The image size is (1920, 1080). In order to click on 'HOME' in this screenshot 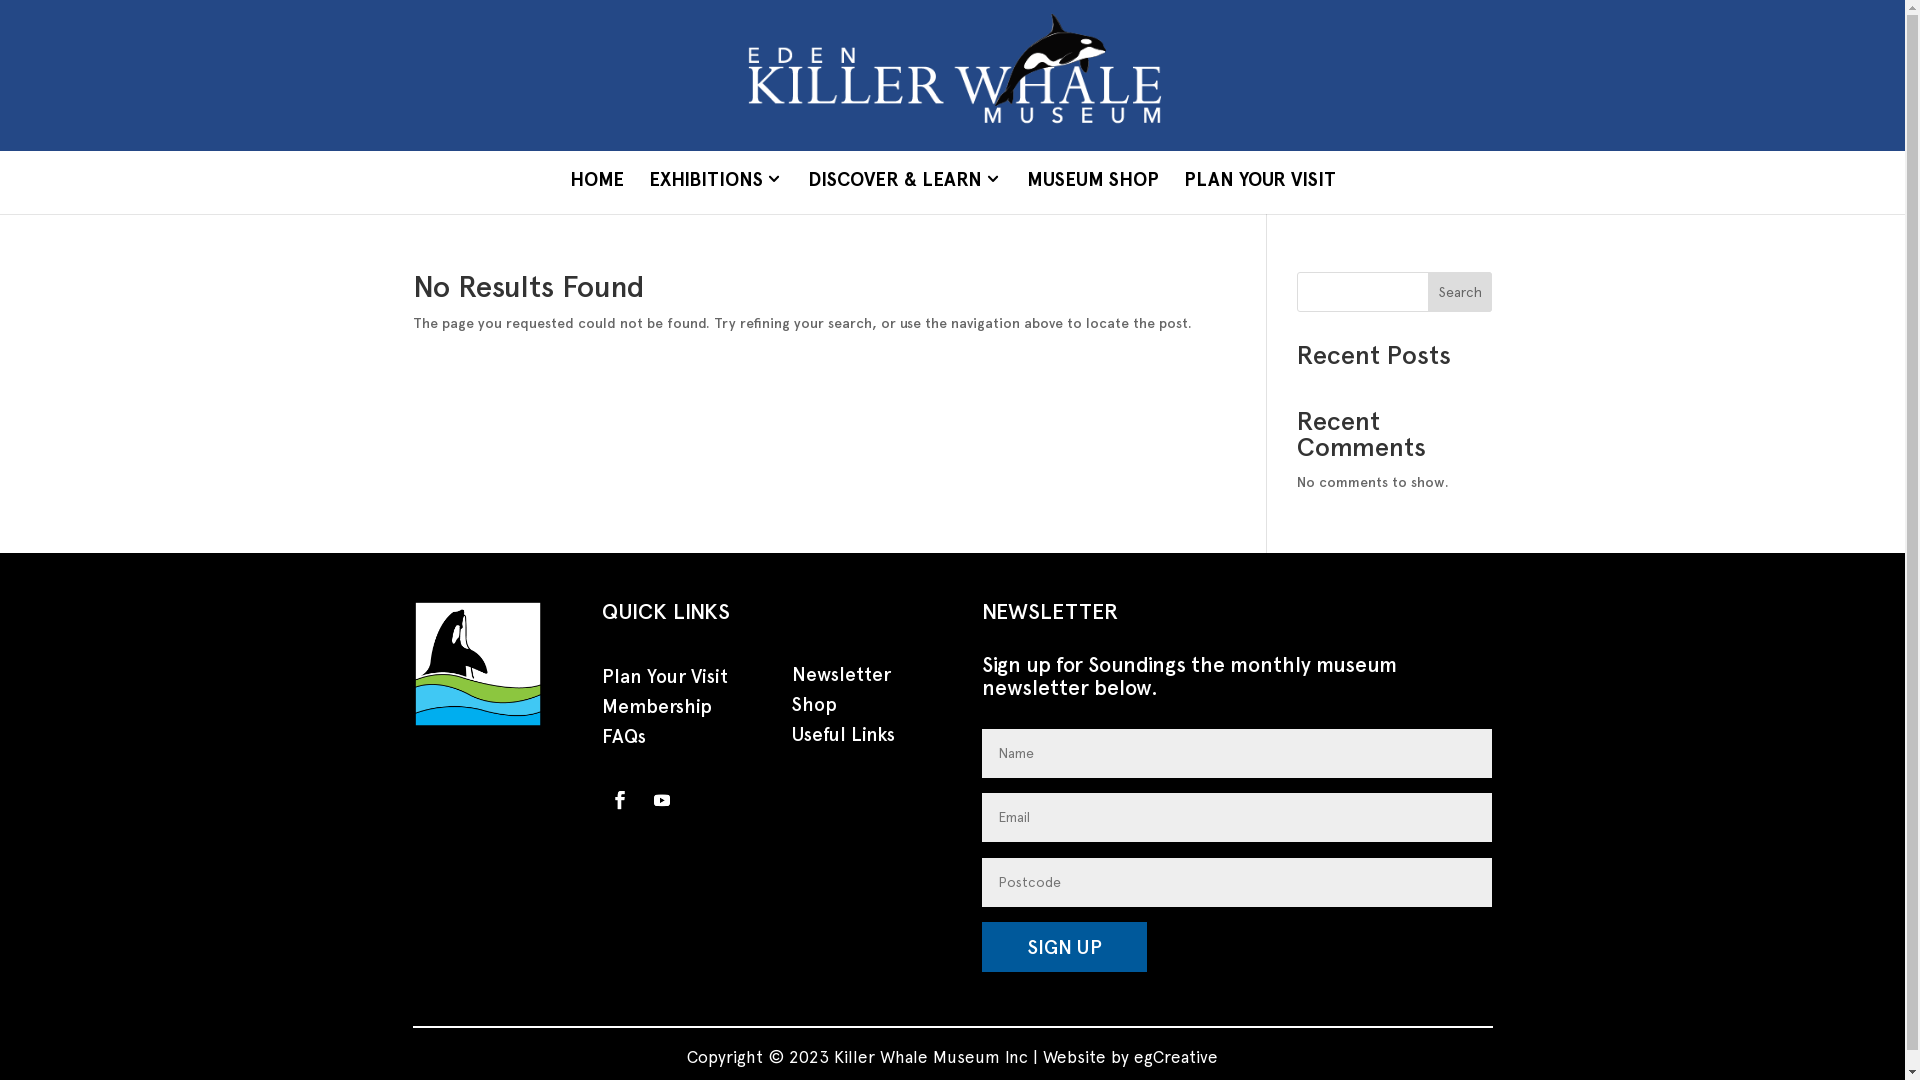, I will do `click(595, 182)`.